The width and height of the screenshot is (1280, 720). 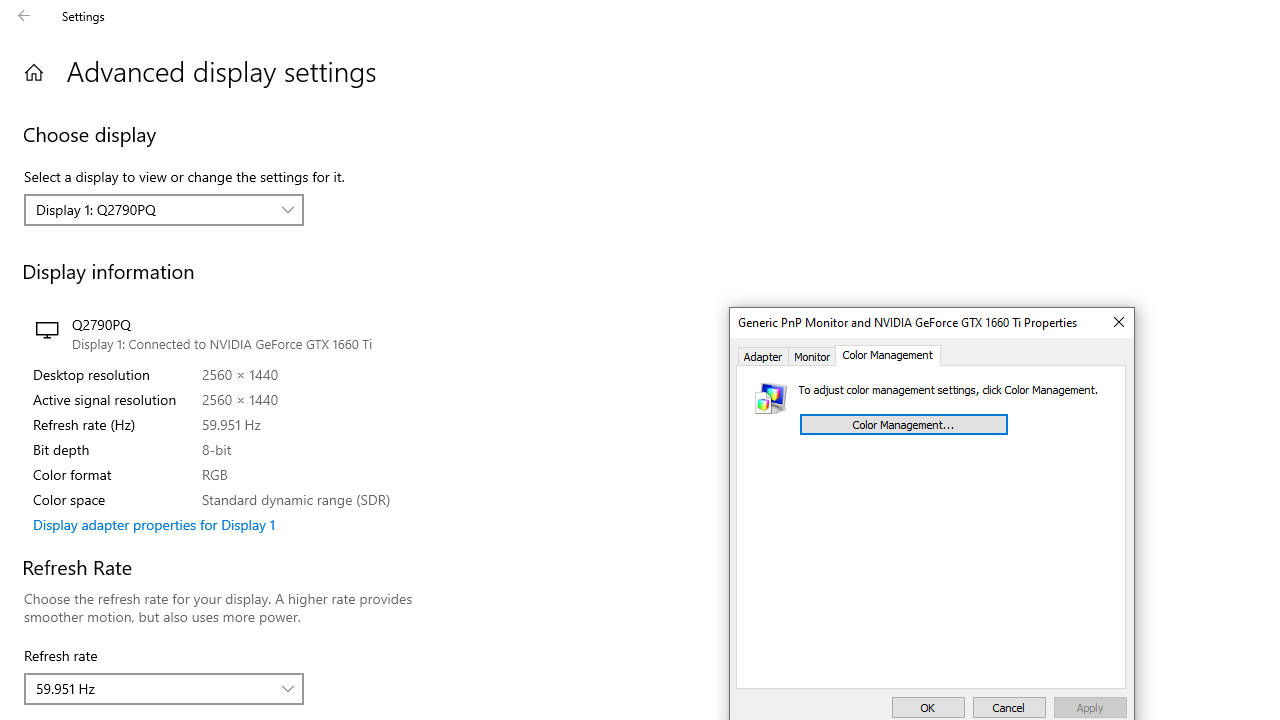 What do you see at coordinates (887, 355) in the screenshot?
I see `'Color Management'` at bounding box center [887, 355].